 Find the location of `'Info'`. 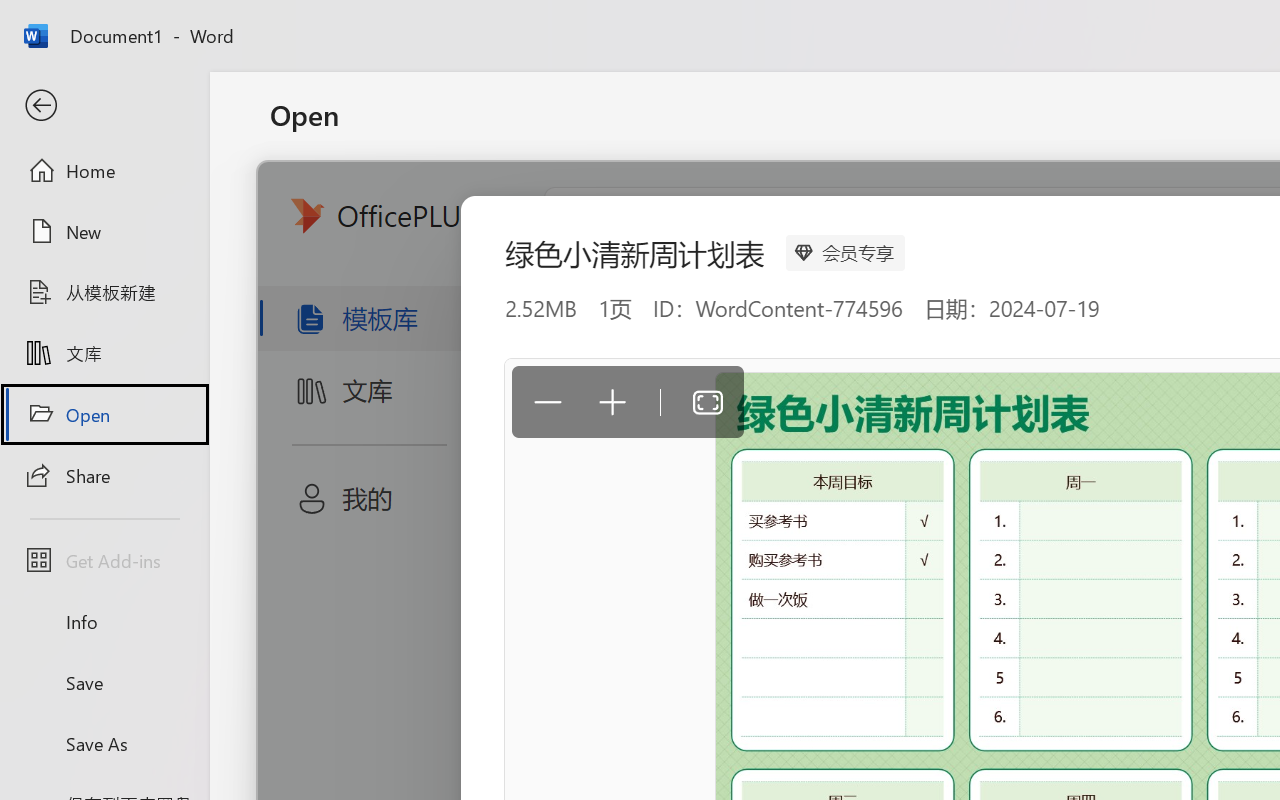

'Info' is located at coordinates (103, 621).